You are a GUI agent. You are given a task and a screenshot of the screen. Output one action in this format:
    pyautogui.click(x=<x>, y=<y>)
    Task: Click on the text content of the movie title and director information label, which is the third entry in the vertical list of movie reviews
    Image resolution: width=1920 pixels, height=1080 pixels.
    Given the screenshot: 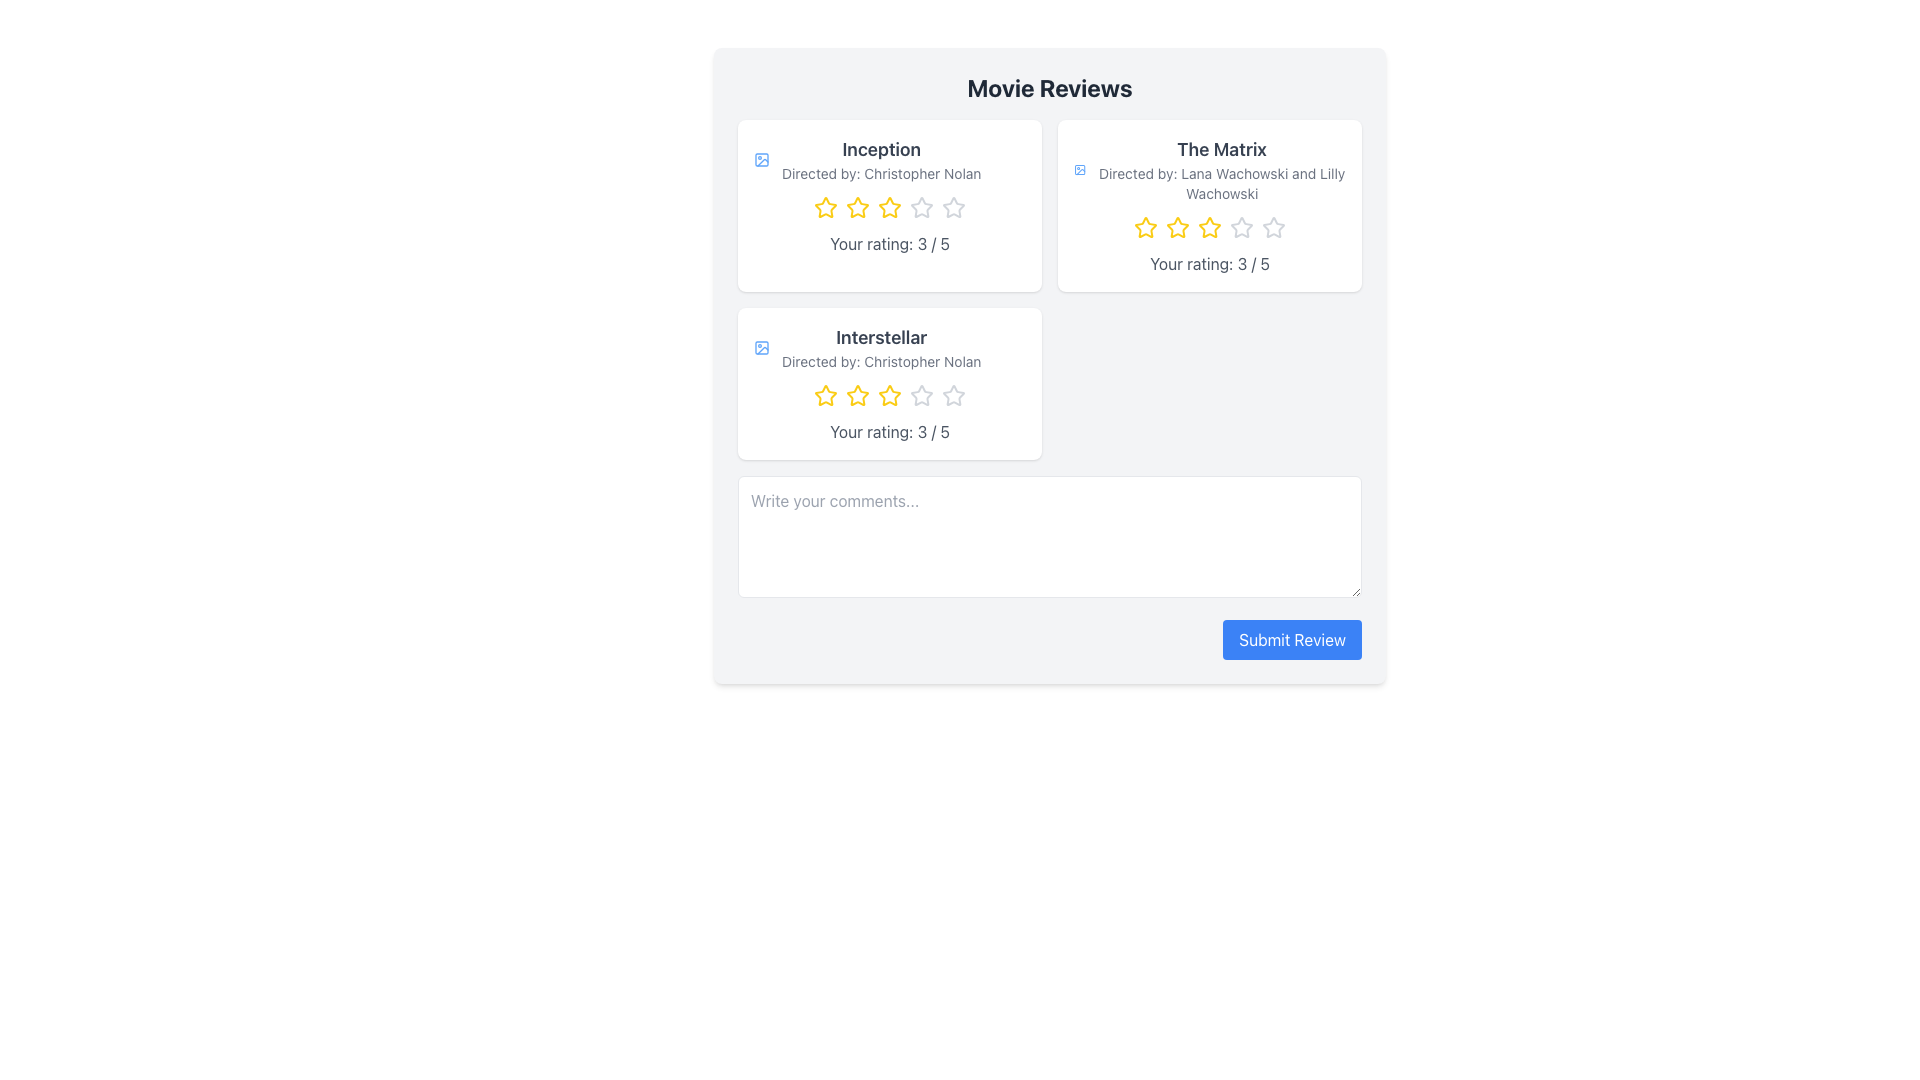 What is the action you would take?
    pyautogui.click(x=880, y=346)
    